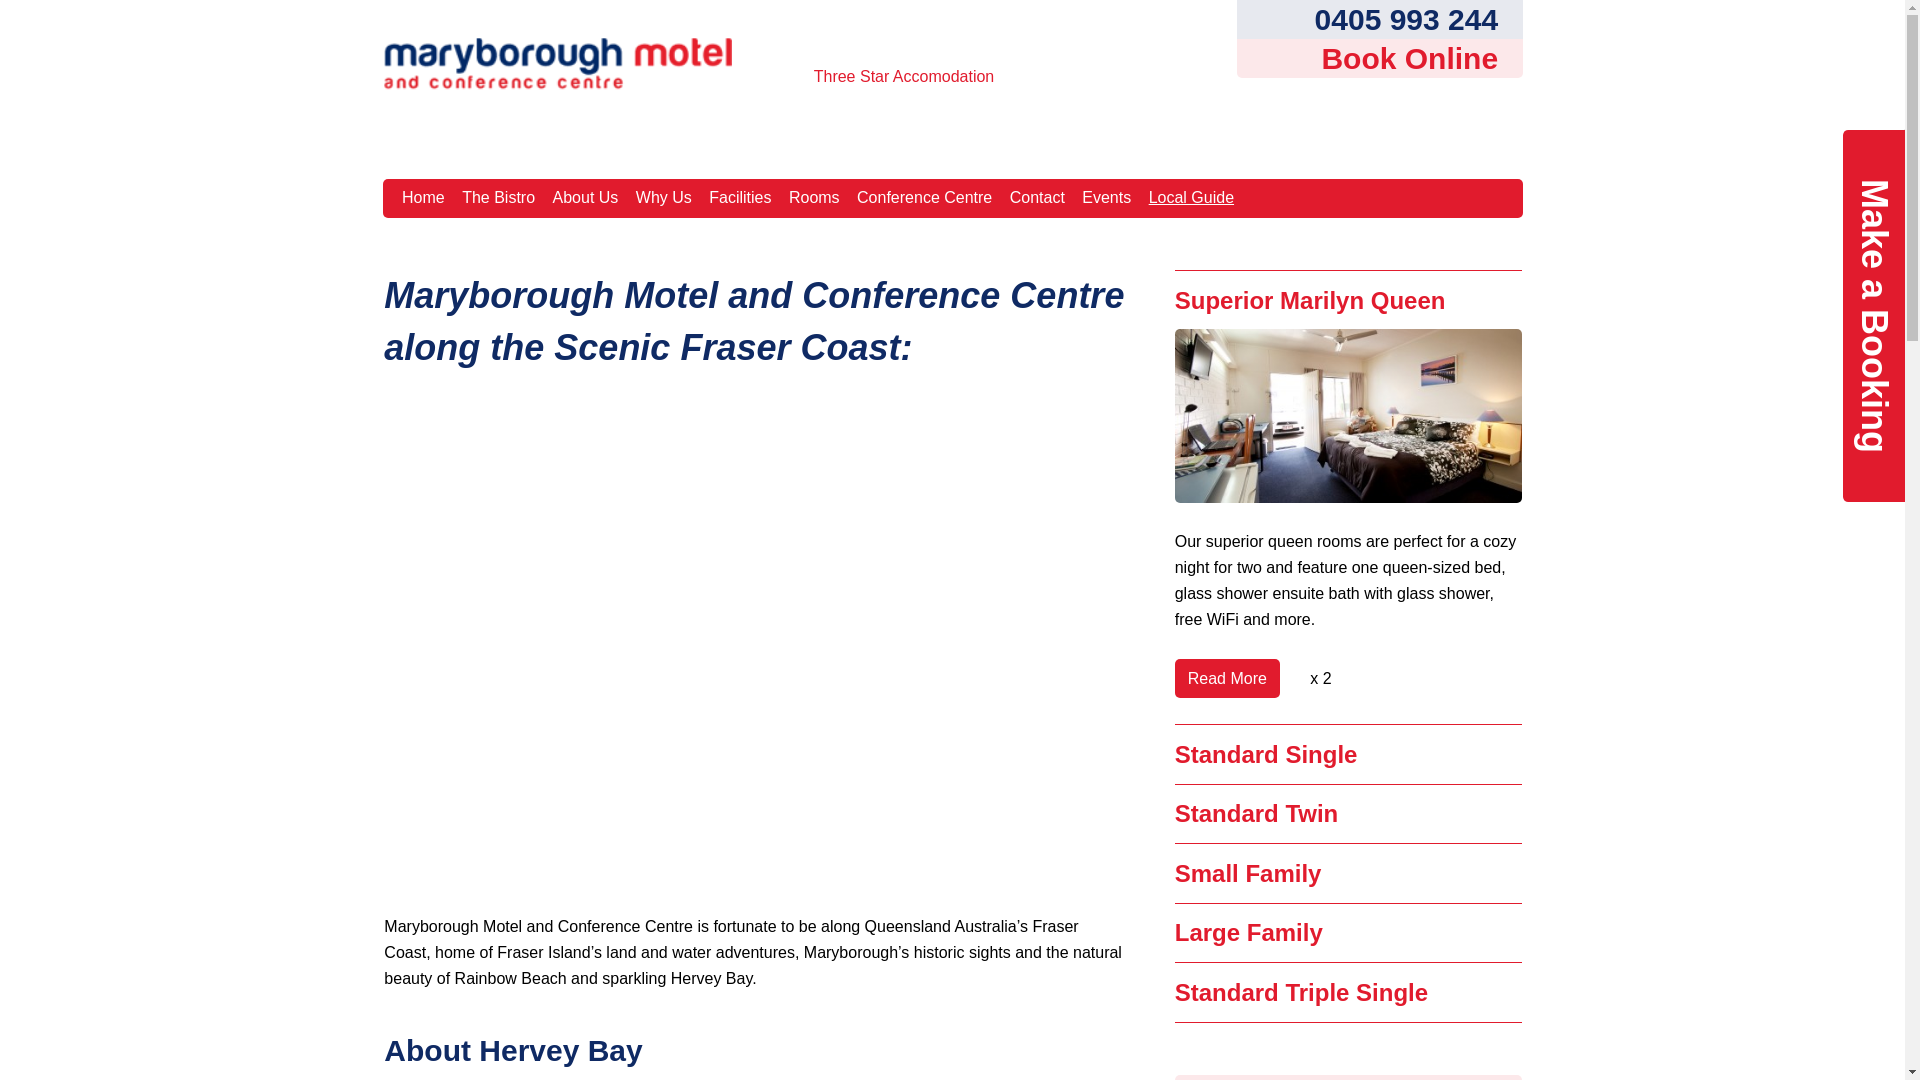  Describe the element at coordinates (1106, 198) in the screenshot. I see `'Events'` at that location.